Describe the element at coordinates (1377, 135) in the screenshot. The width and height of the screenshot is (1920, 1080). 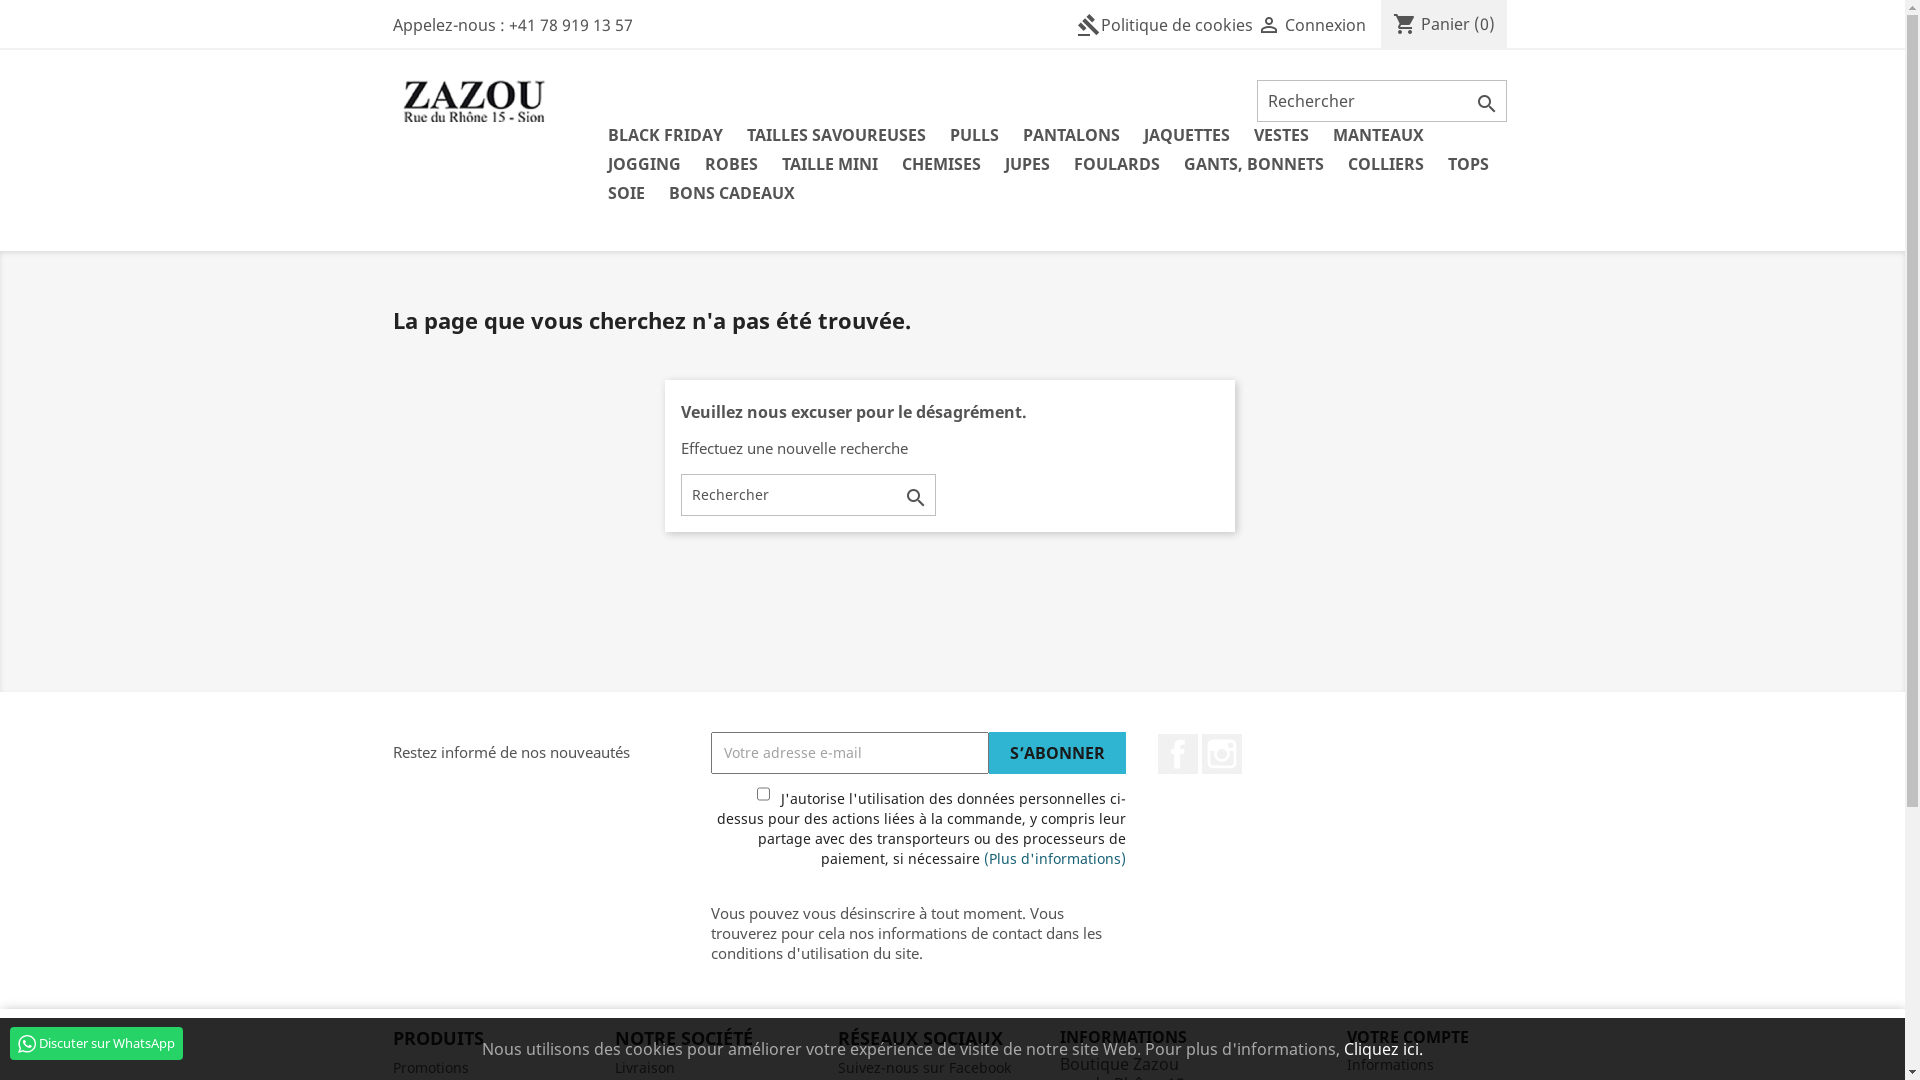
I see `'MANTEAUX'` at that location.